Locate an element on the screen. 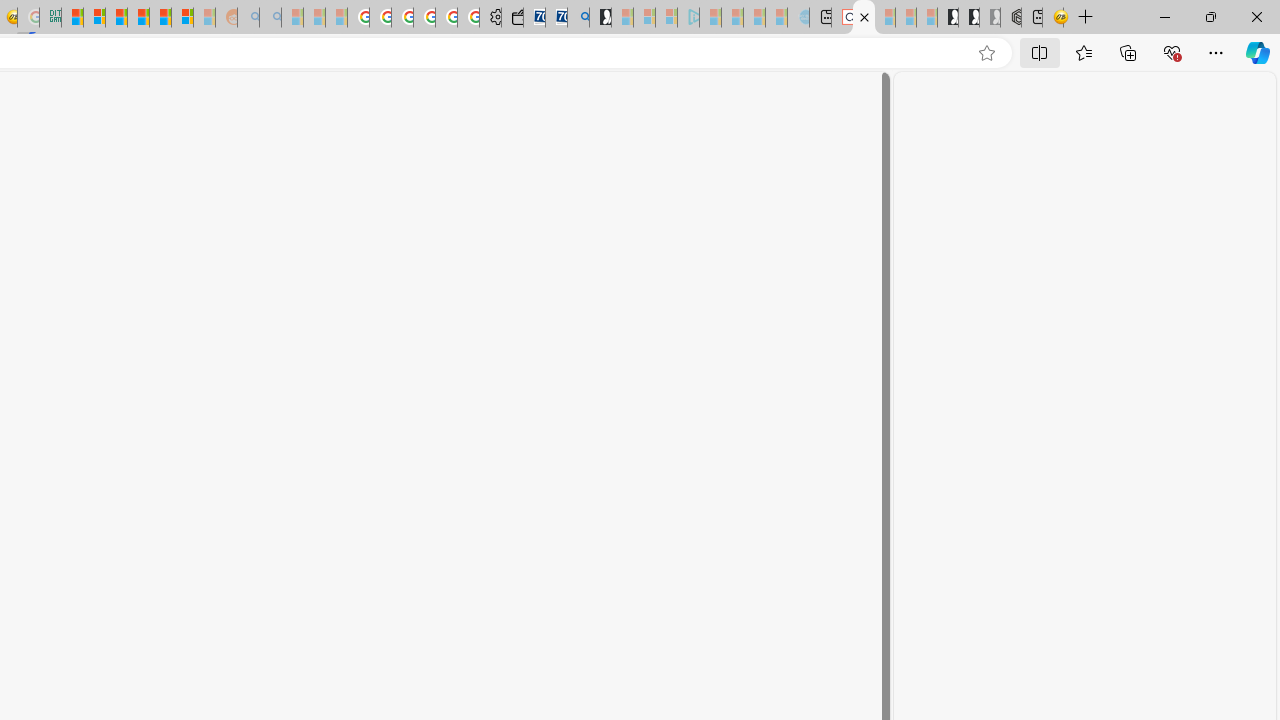 This screenshot has width=1280, height=720. 'Close tab' is located at coordinates (864, 17).